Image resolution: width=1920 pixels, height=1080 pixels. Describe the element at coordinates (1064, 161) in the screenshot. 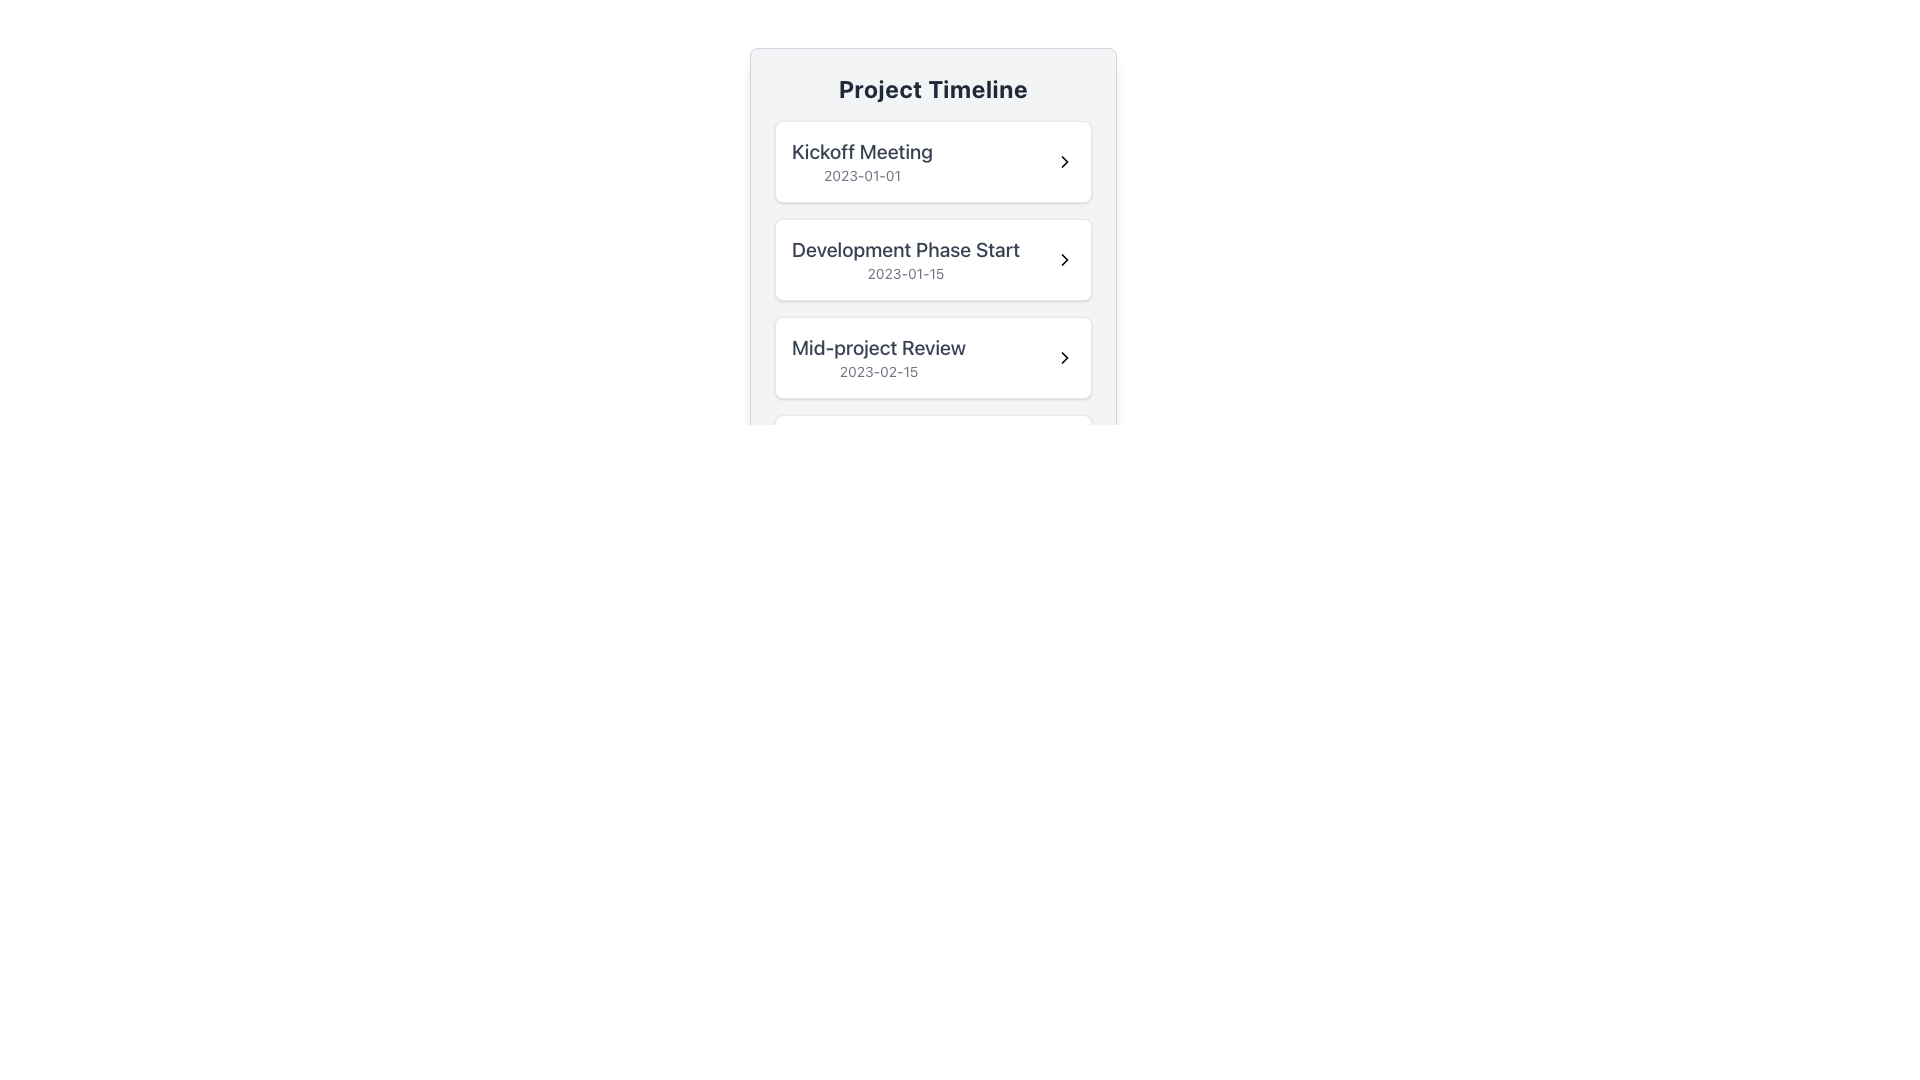

I see `the icon indicating the navigable action for the 'Kickoff Meeting' list item located at the far-right side adjacent to the '2023-01-01' date text` at that location.